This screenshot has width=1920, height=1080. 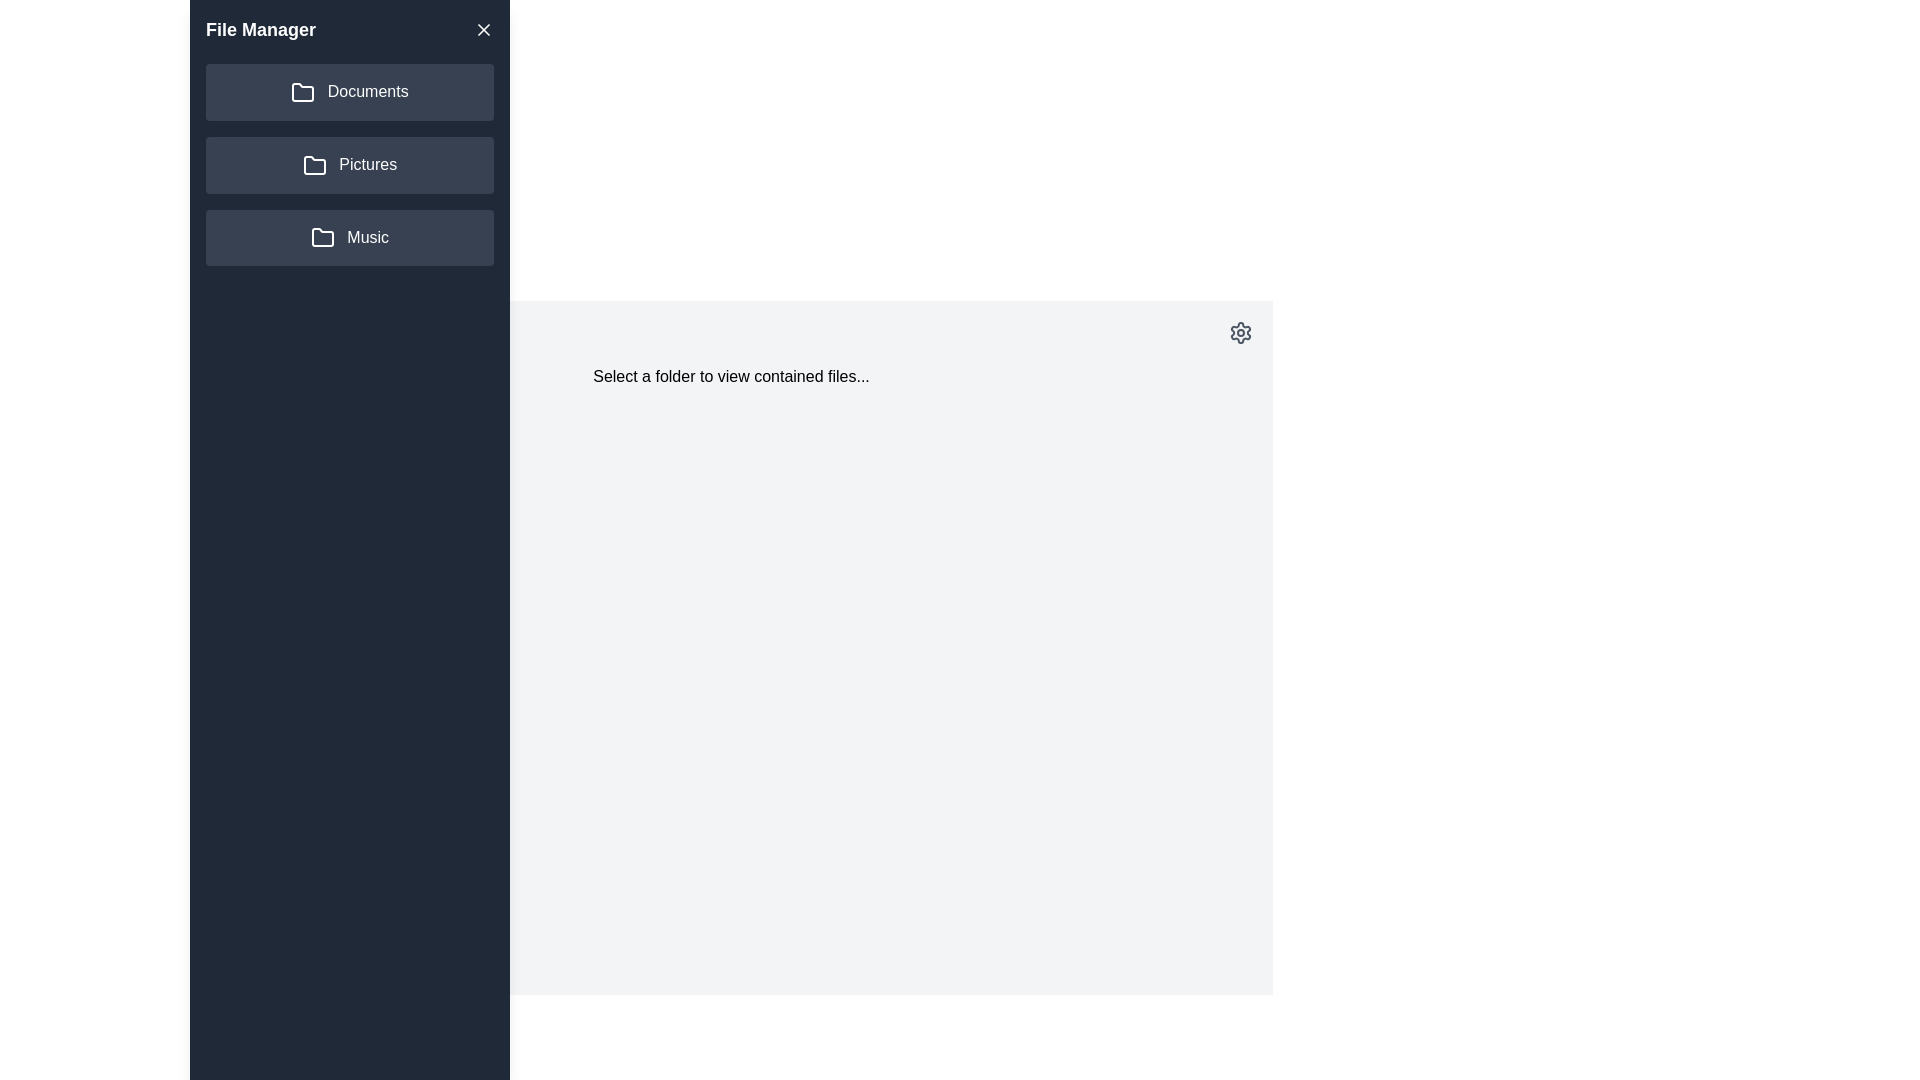 I want to click on the folder named Pictures, so click(x=350, y=164).